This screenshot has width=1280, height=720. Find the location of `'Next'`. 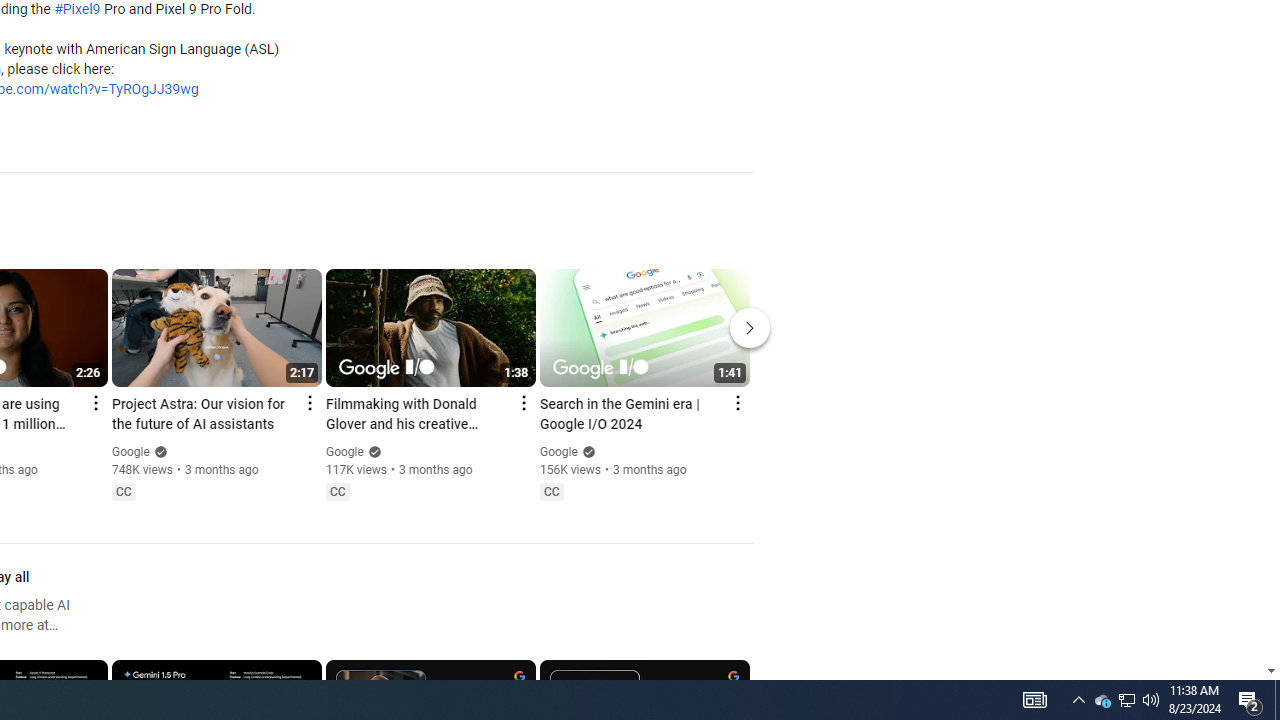

'Next' is located at coordinates (749, 326).